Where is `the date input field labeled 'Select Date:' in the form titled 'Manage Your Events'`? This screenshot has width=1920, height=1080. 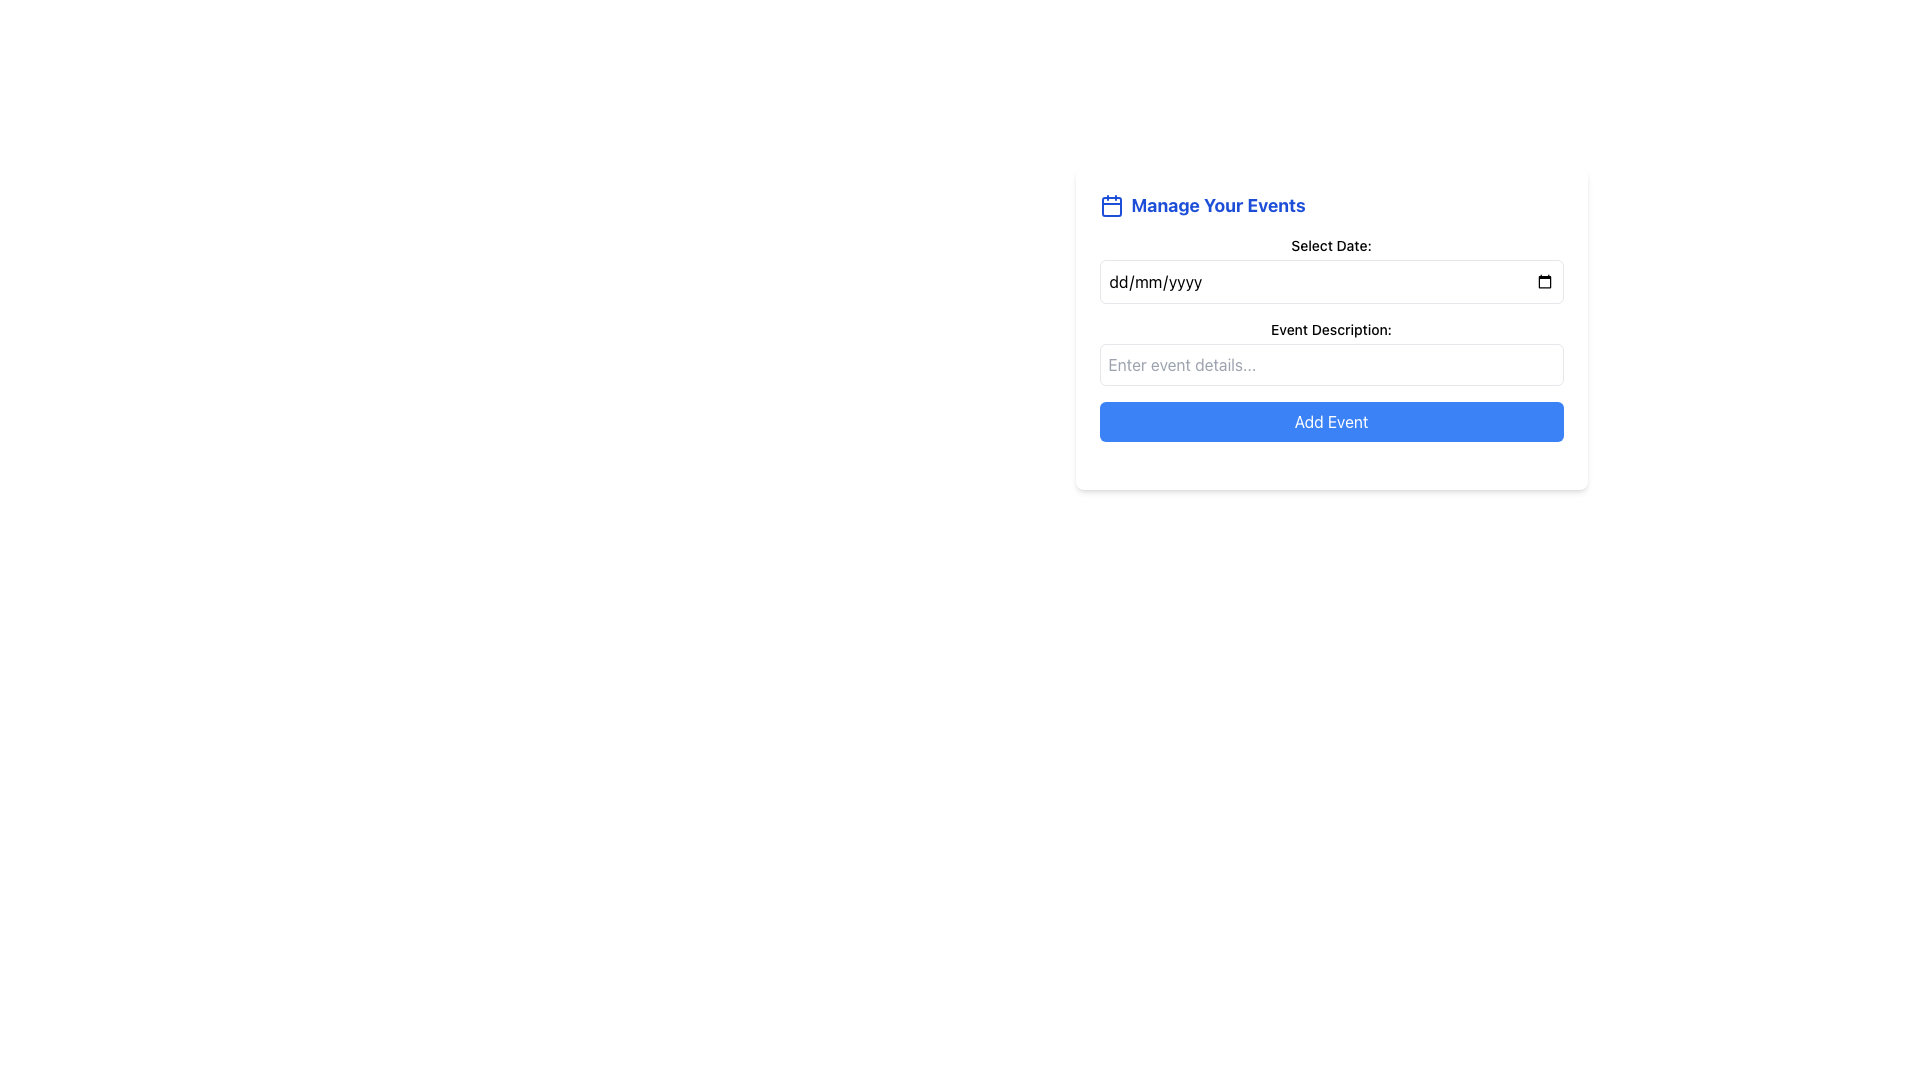
the date input field labeled 'Select Date:' in the form titled 'Manage Your Events' is located at coordinates (1331, 270).